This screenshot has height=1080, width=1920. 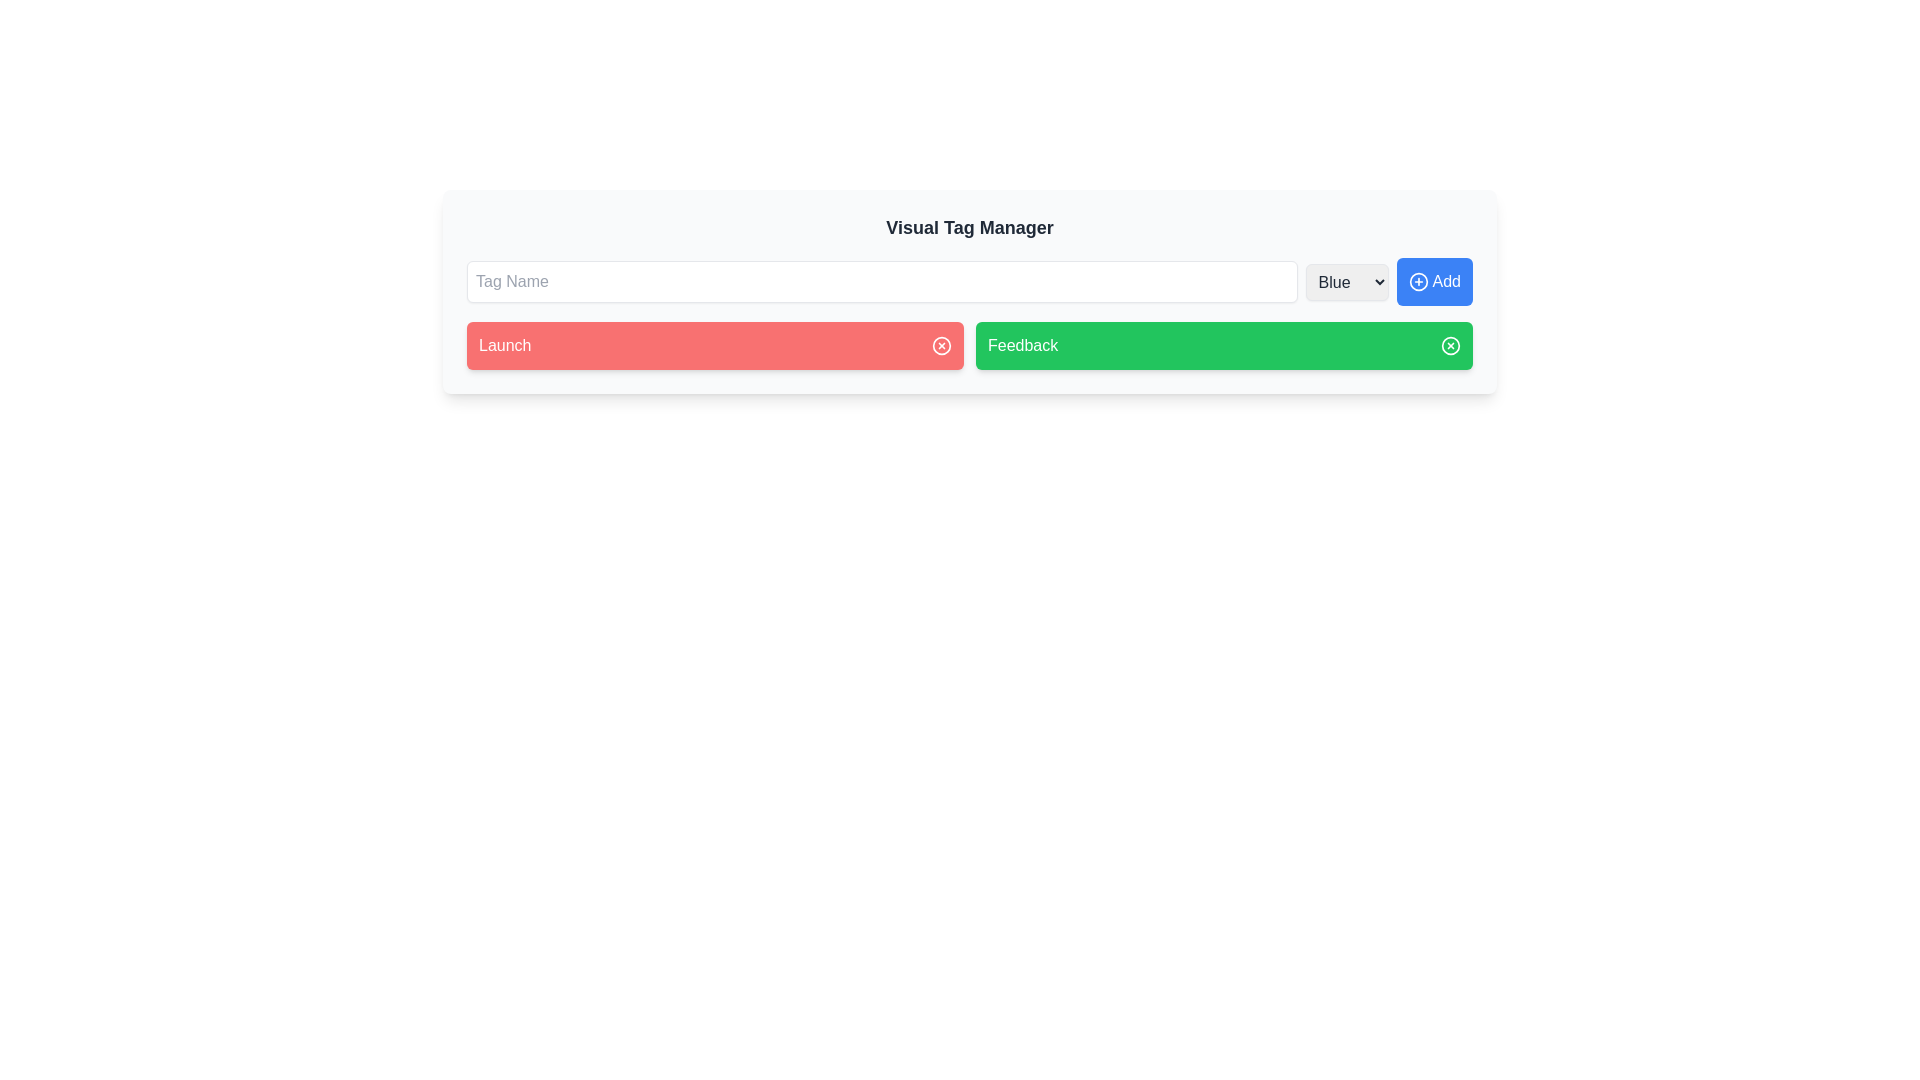 What do you see at coordinates (1417, 281) in the screenshot?
I see `the innermost circular icon element within the graphical icon set, located to the right of the blue 'Add' button in the top-right corner of the interface` at bounding box center [1417, 281].